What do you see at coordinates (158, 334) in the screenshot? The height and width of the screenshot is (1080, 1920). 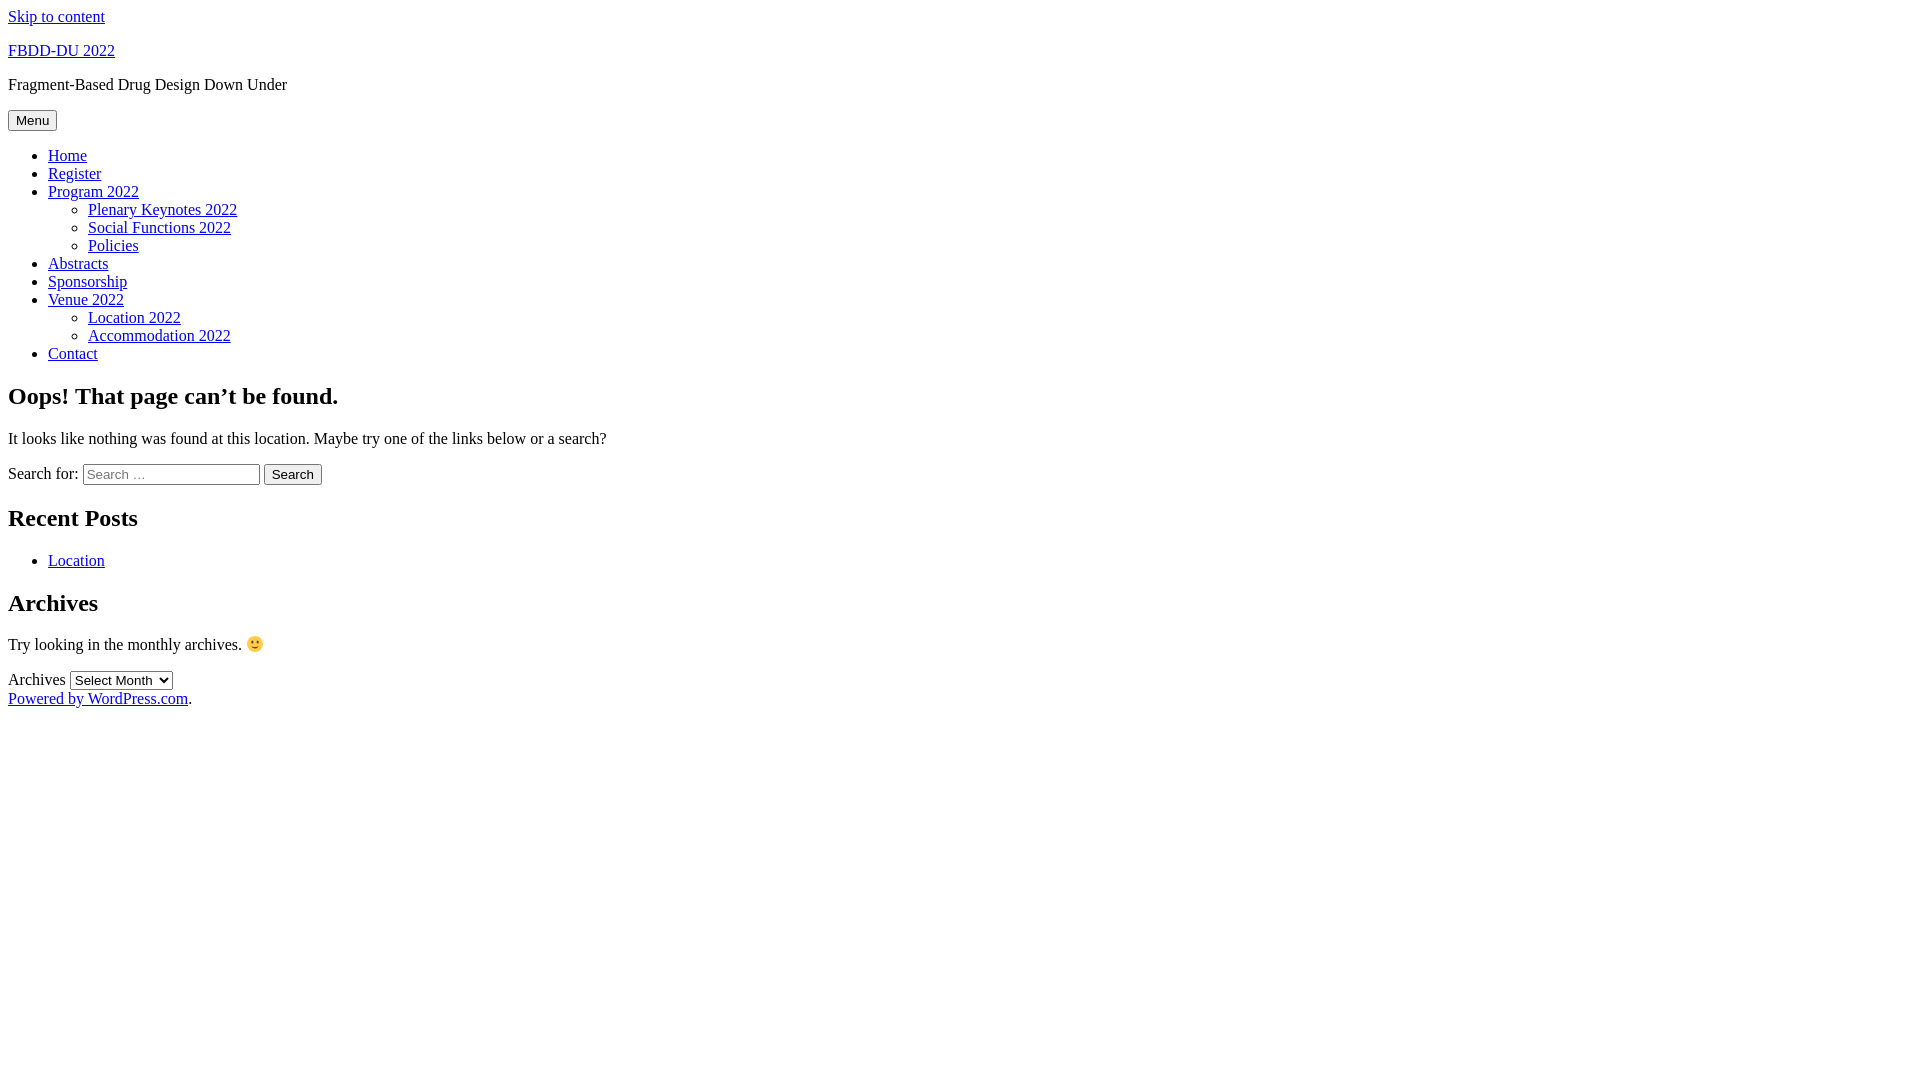 I see `'Accommodation 2022'` at bounding box center [158, 334].